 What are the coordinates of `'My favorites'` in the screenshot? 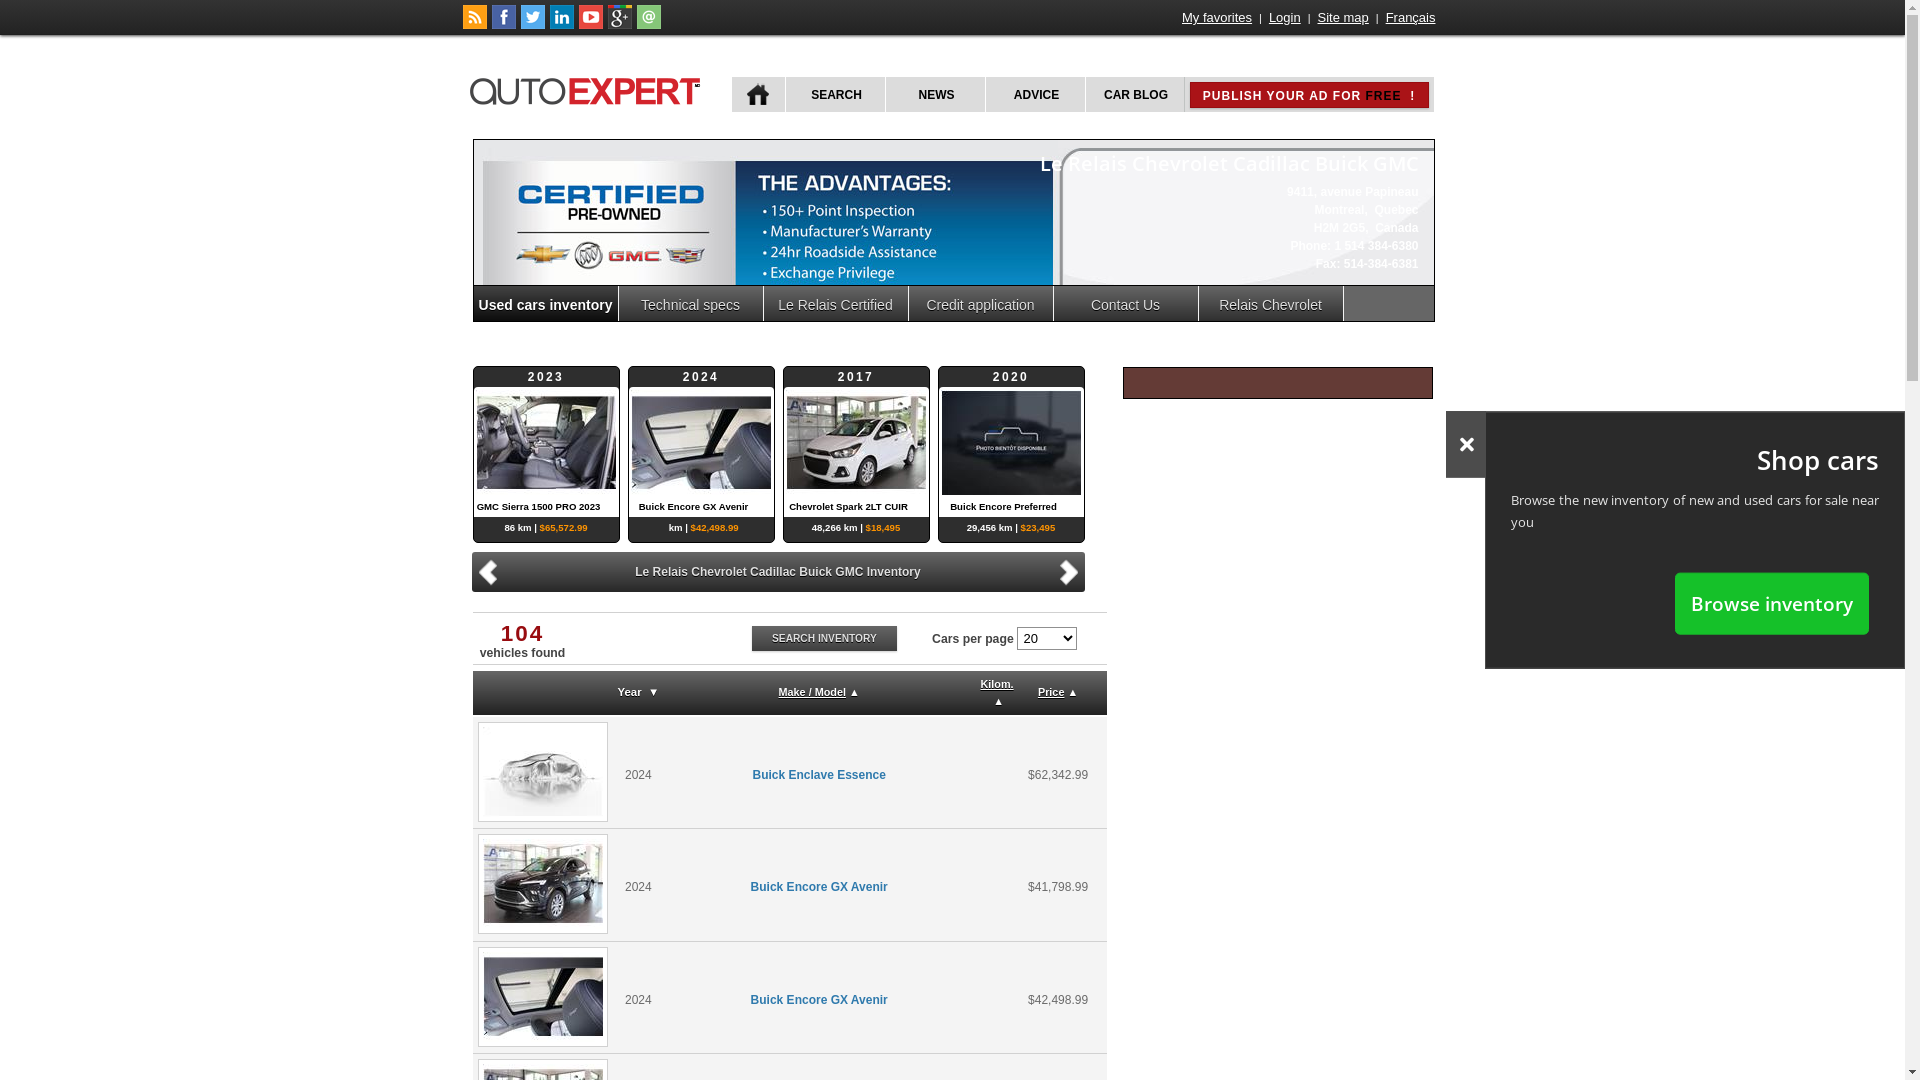 It's located at (1216, 17).